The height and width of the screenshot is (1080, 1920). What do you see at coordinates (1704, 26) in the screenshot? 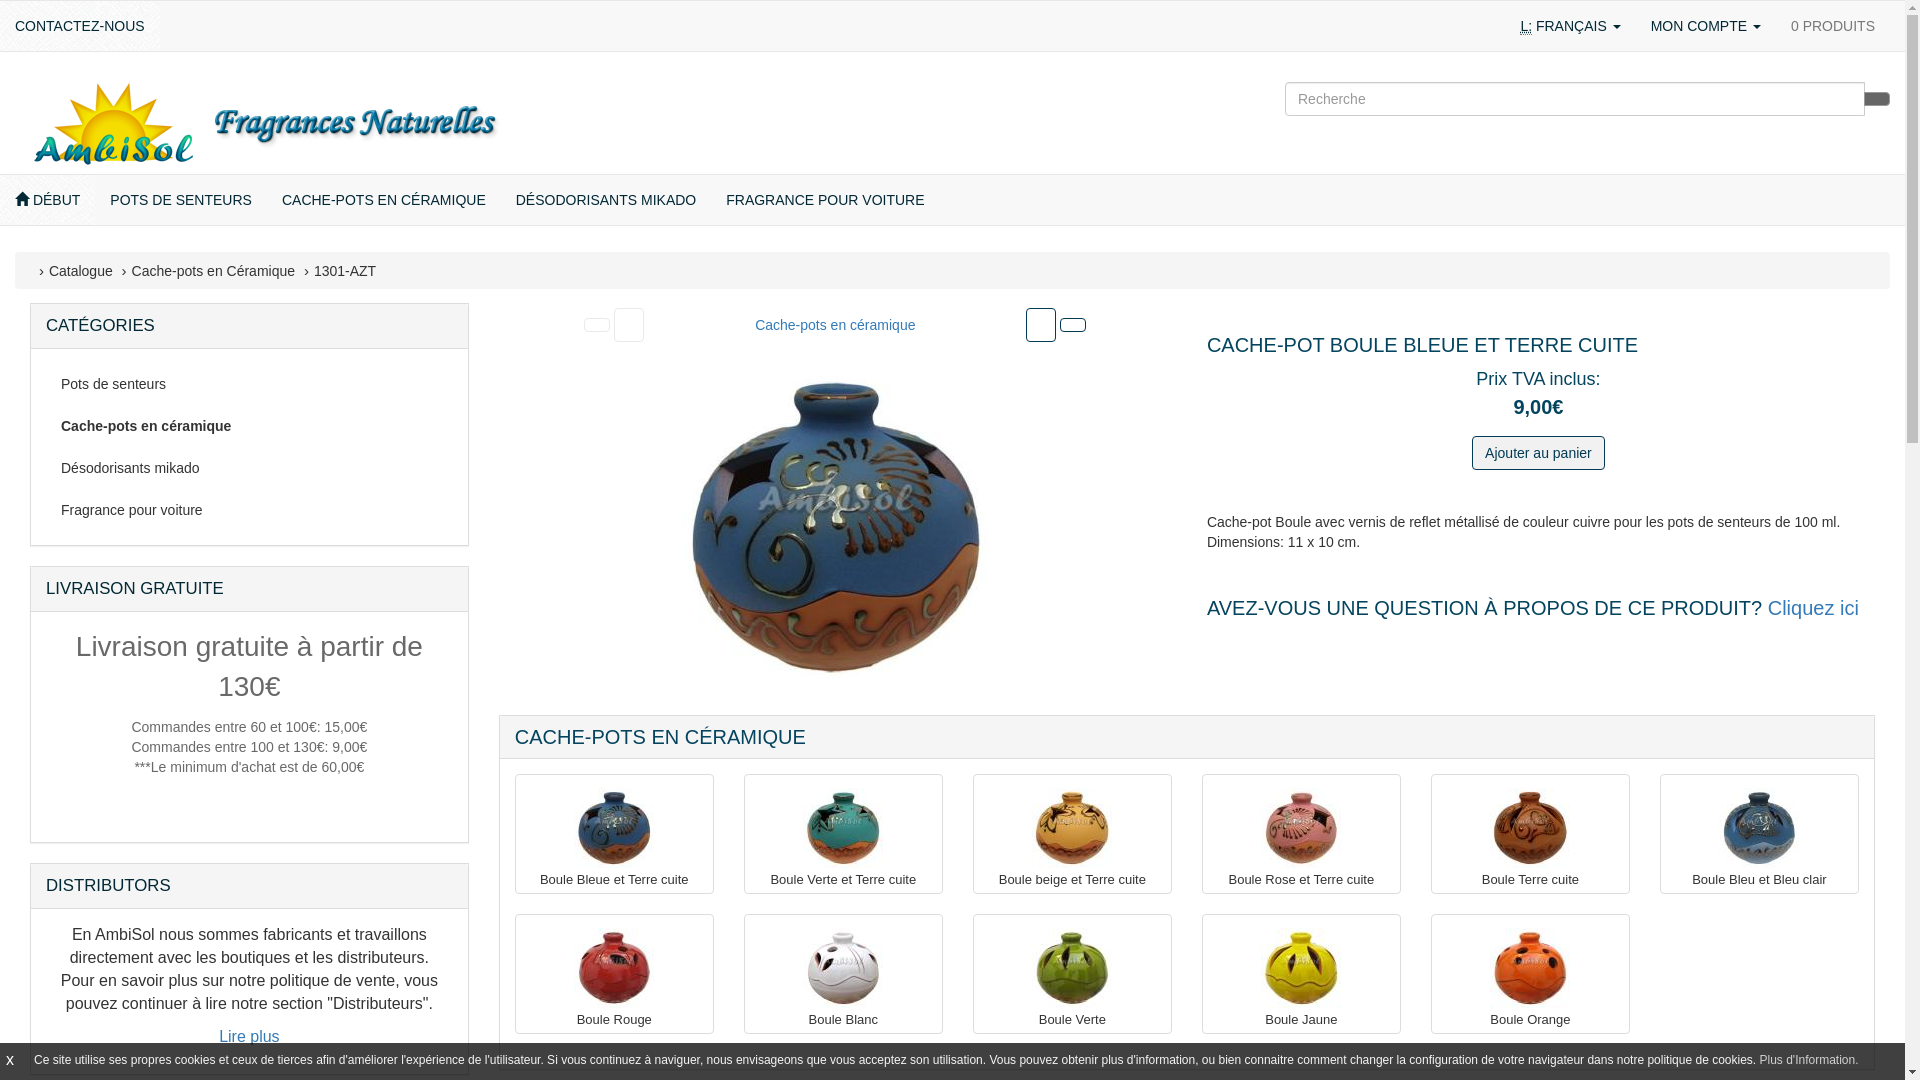
I see `'MON COMPTE'` at bounding box center [1704, 26].